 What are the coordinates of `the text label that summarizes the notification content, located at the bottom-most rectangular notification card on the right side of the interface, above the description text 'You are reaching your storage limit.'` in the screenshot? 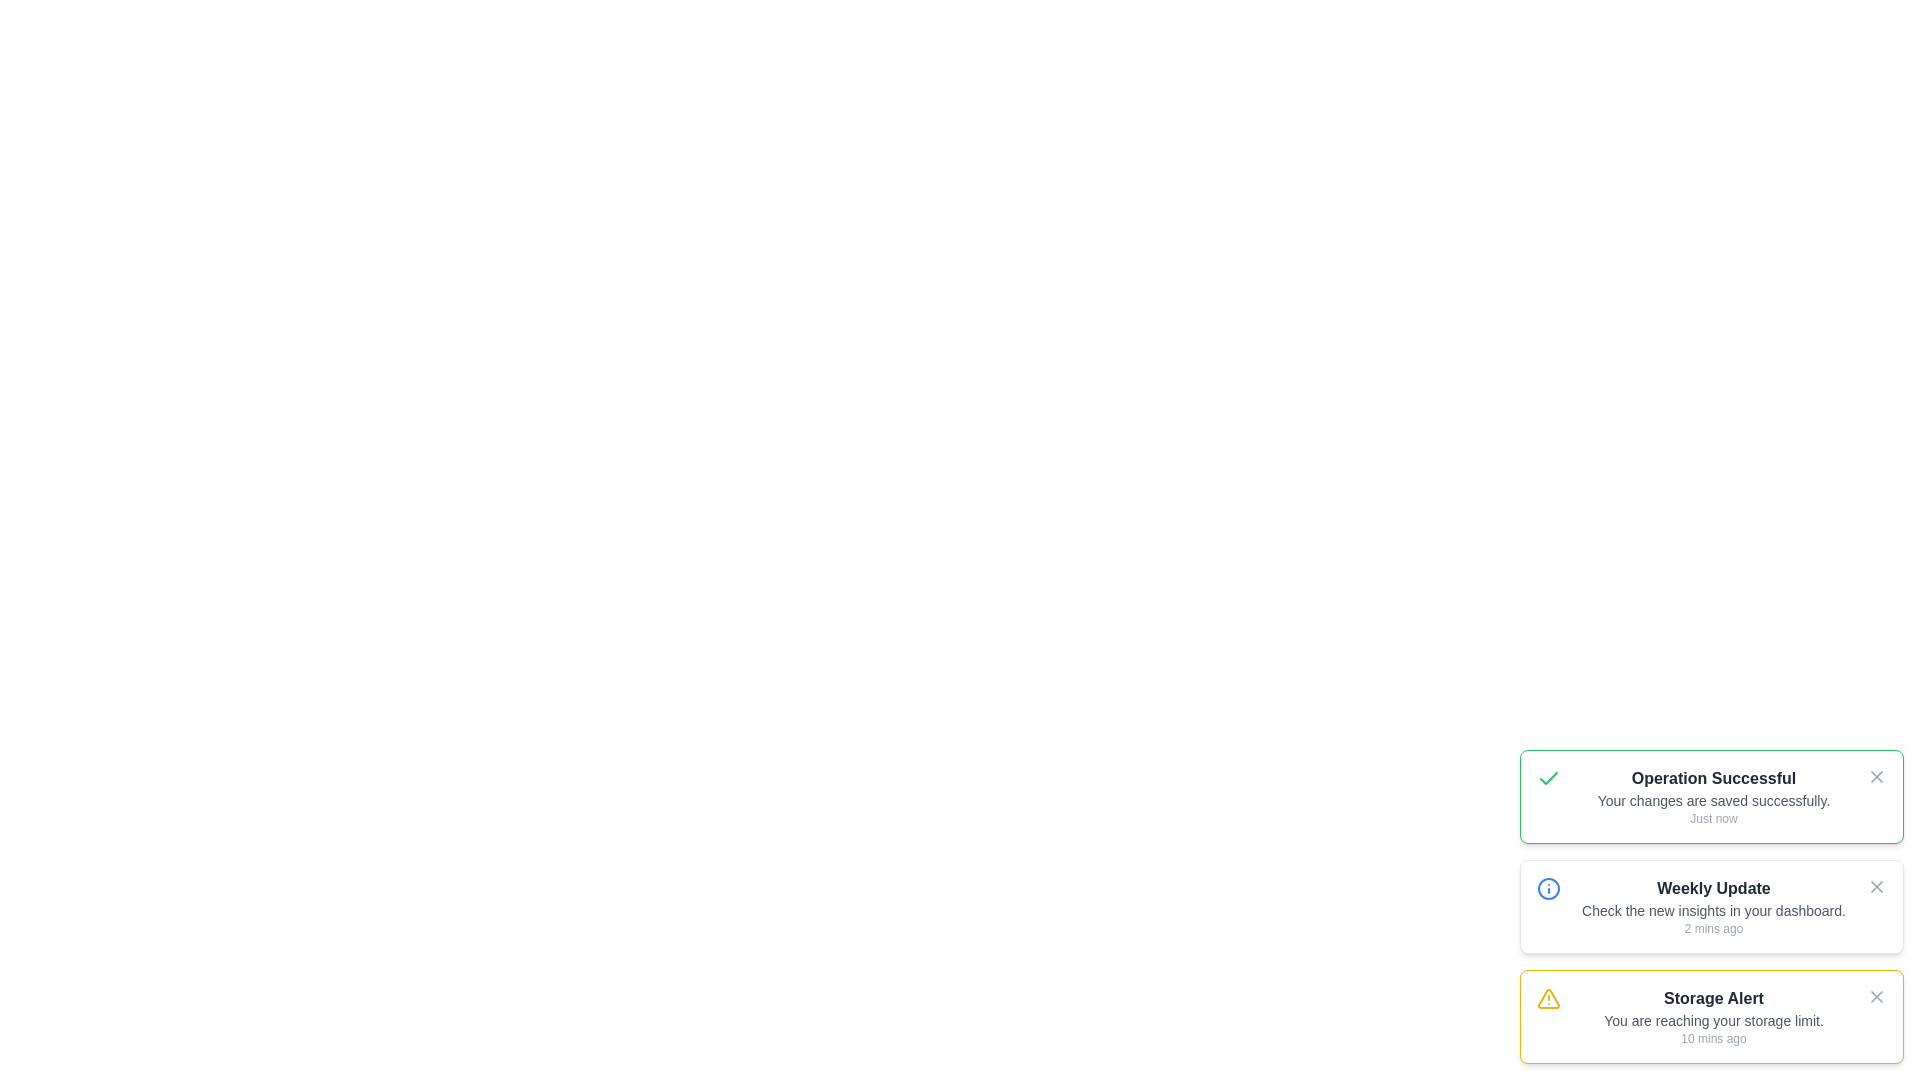 It's located at (1712, 999).